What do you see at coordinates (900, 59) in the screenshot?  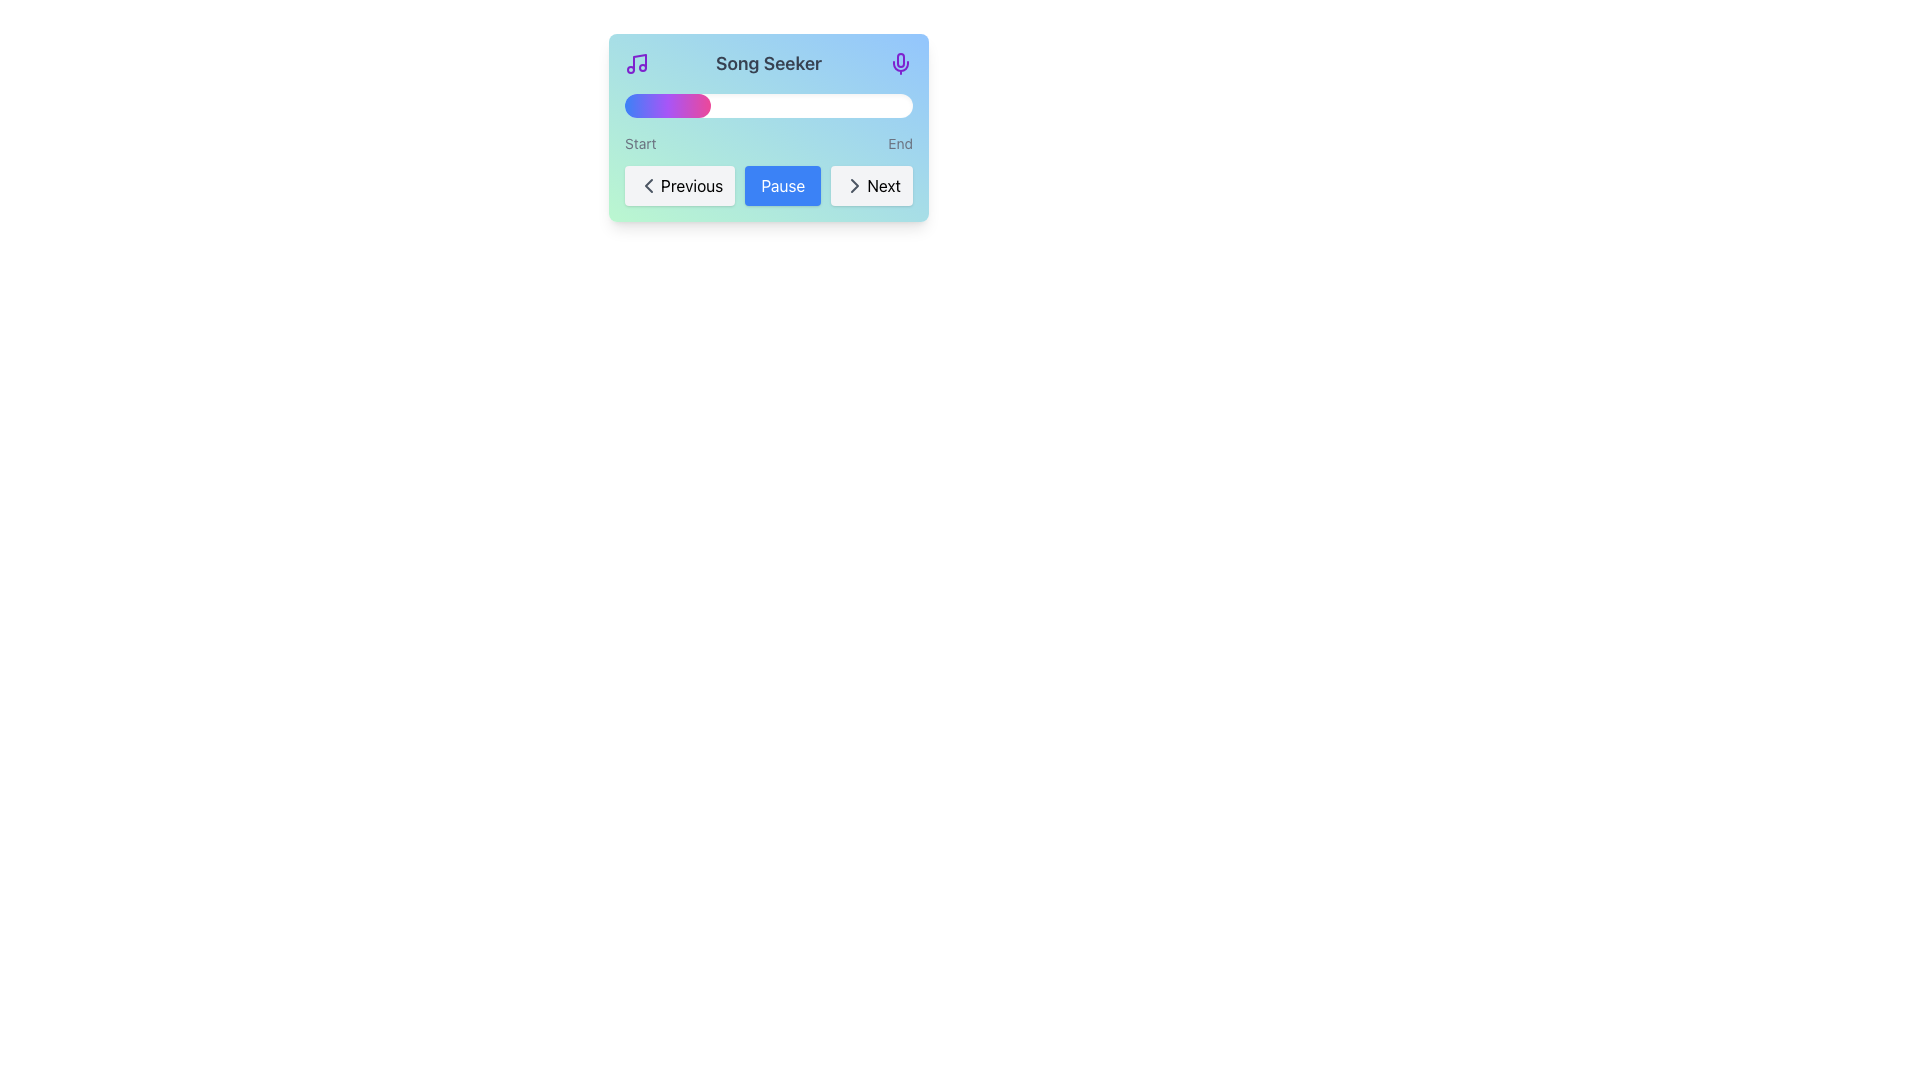 I see `the microphone icon's sub-component, which is a purple rounded capsule shape located in the upper-right corner of the card interface` at bounding box center [900, 59].